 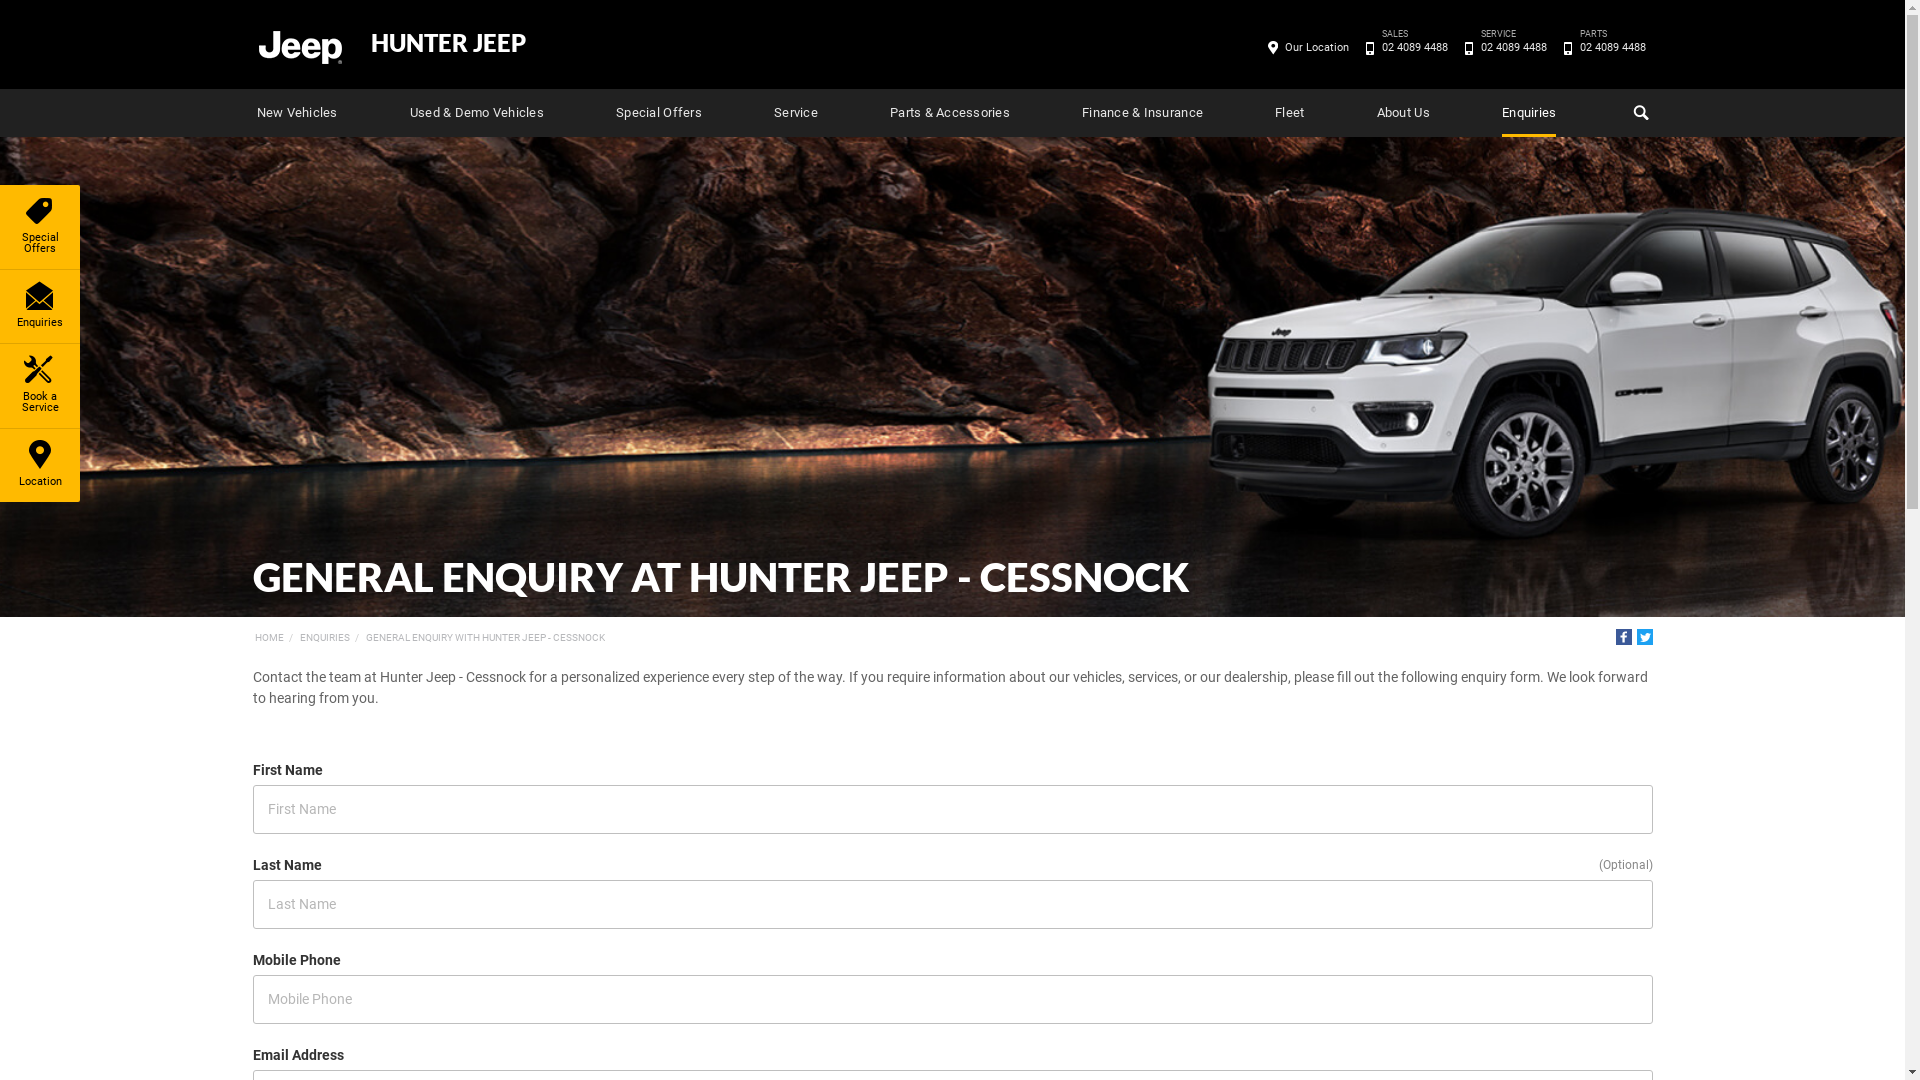 I want to click on 'Enquiries', so click(x=39, y=306).